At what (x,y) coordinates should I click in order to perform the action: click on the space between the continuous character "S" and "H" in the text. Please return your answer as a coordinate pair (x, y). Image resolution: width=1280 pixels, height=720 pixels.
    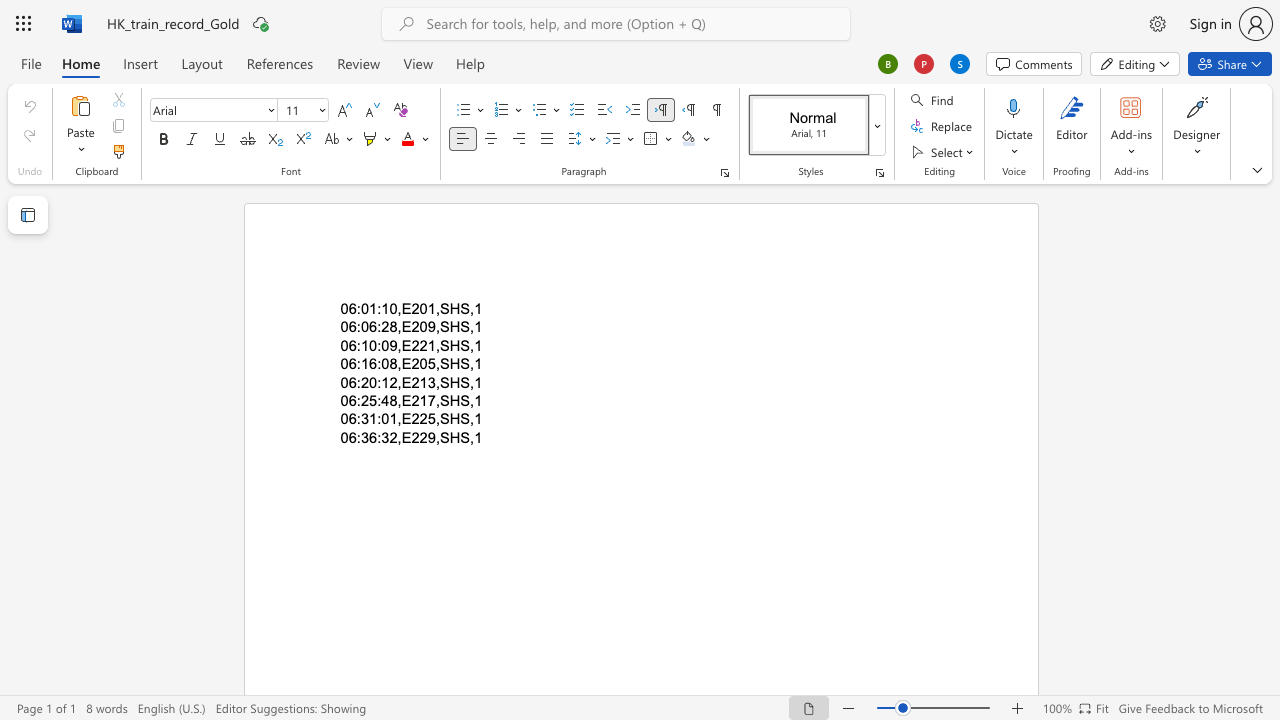
    Looking at the image, I should click on (448, 326).